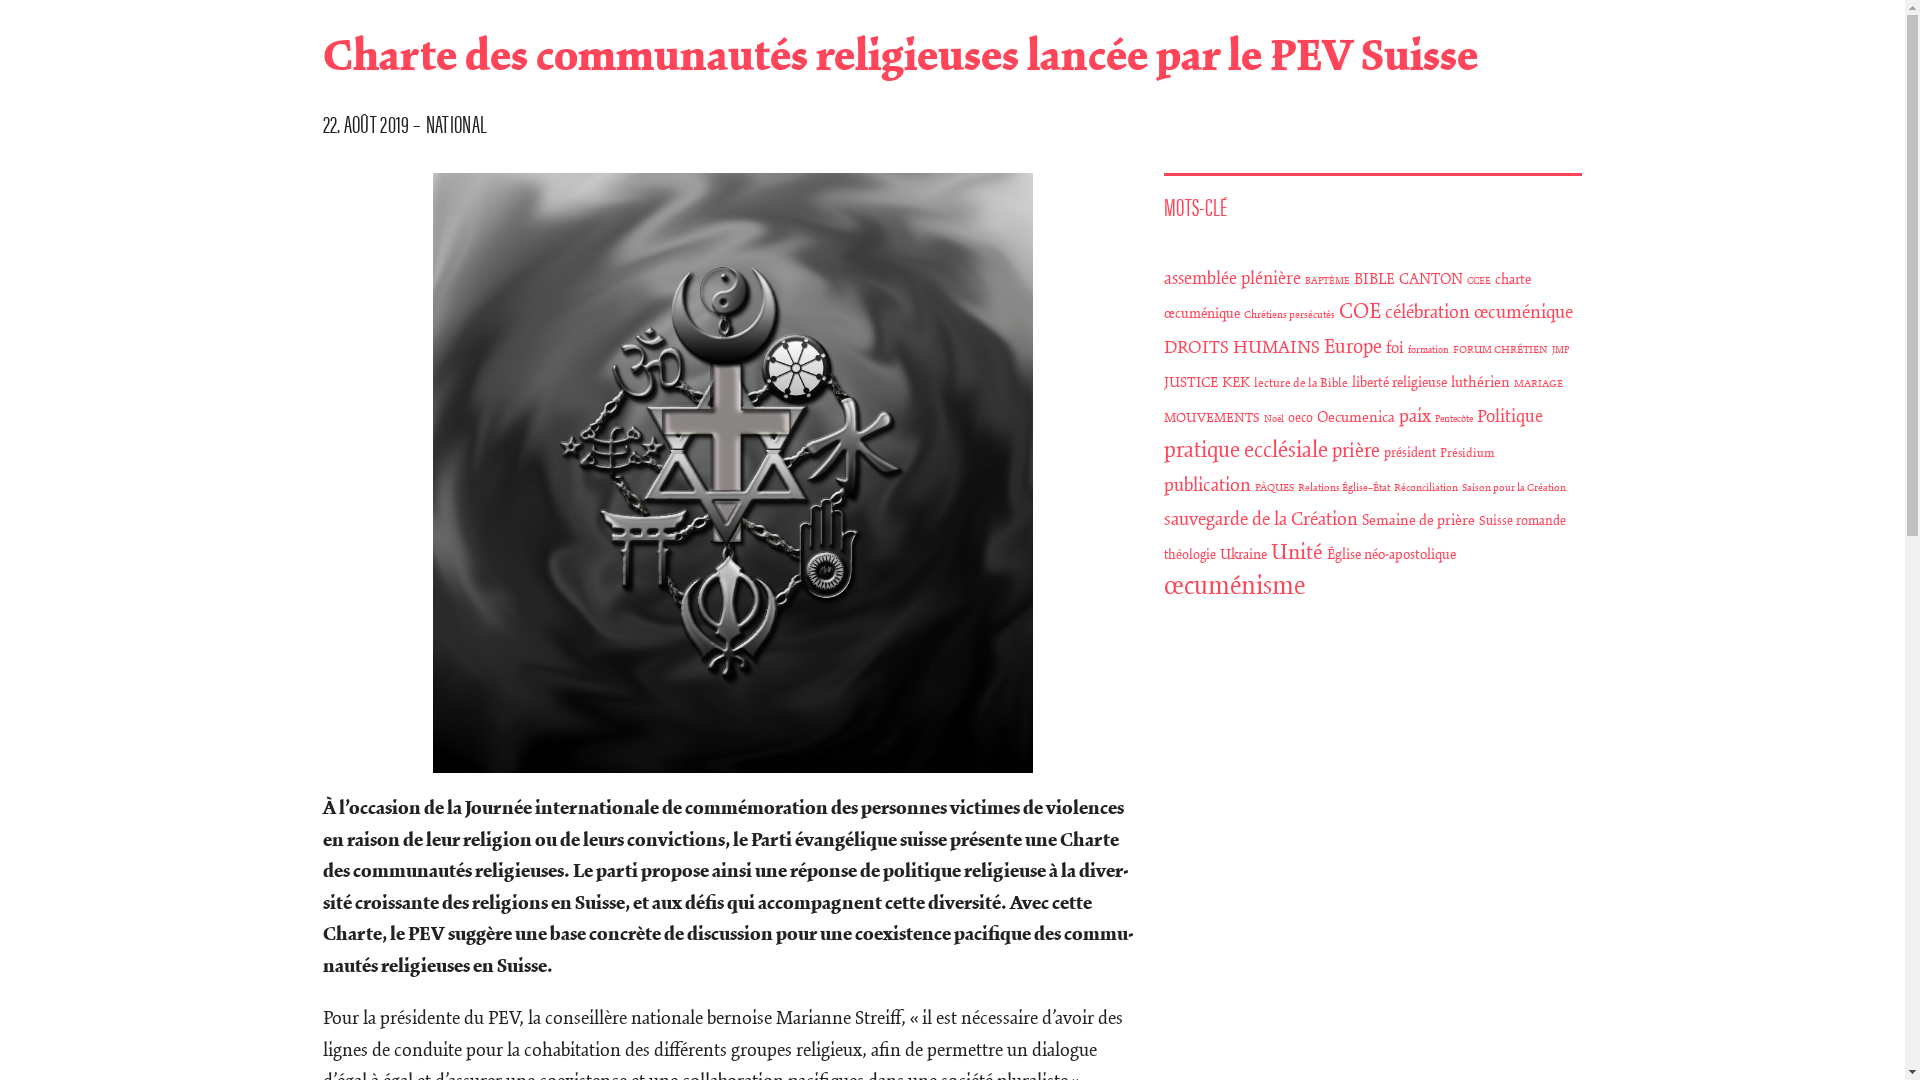 This screenshot has height=1080, width=1920. I want to click on 'KEK', so click(1221, 382).